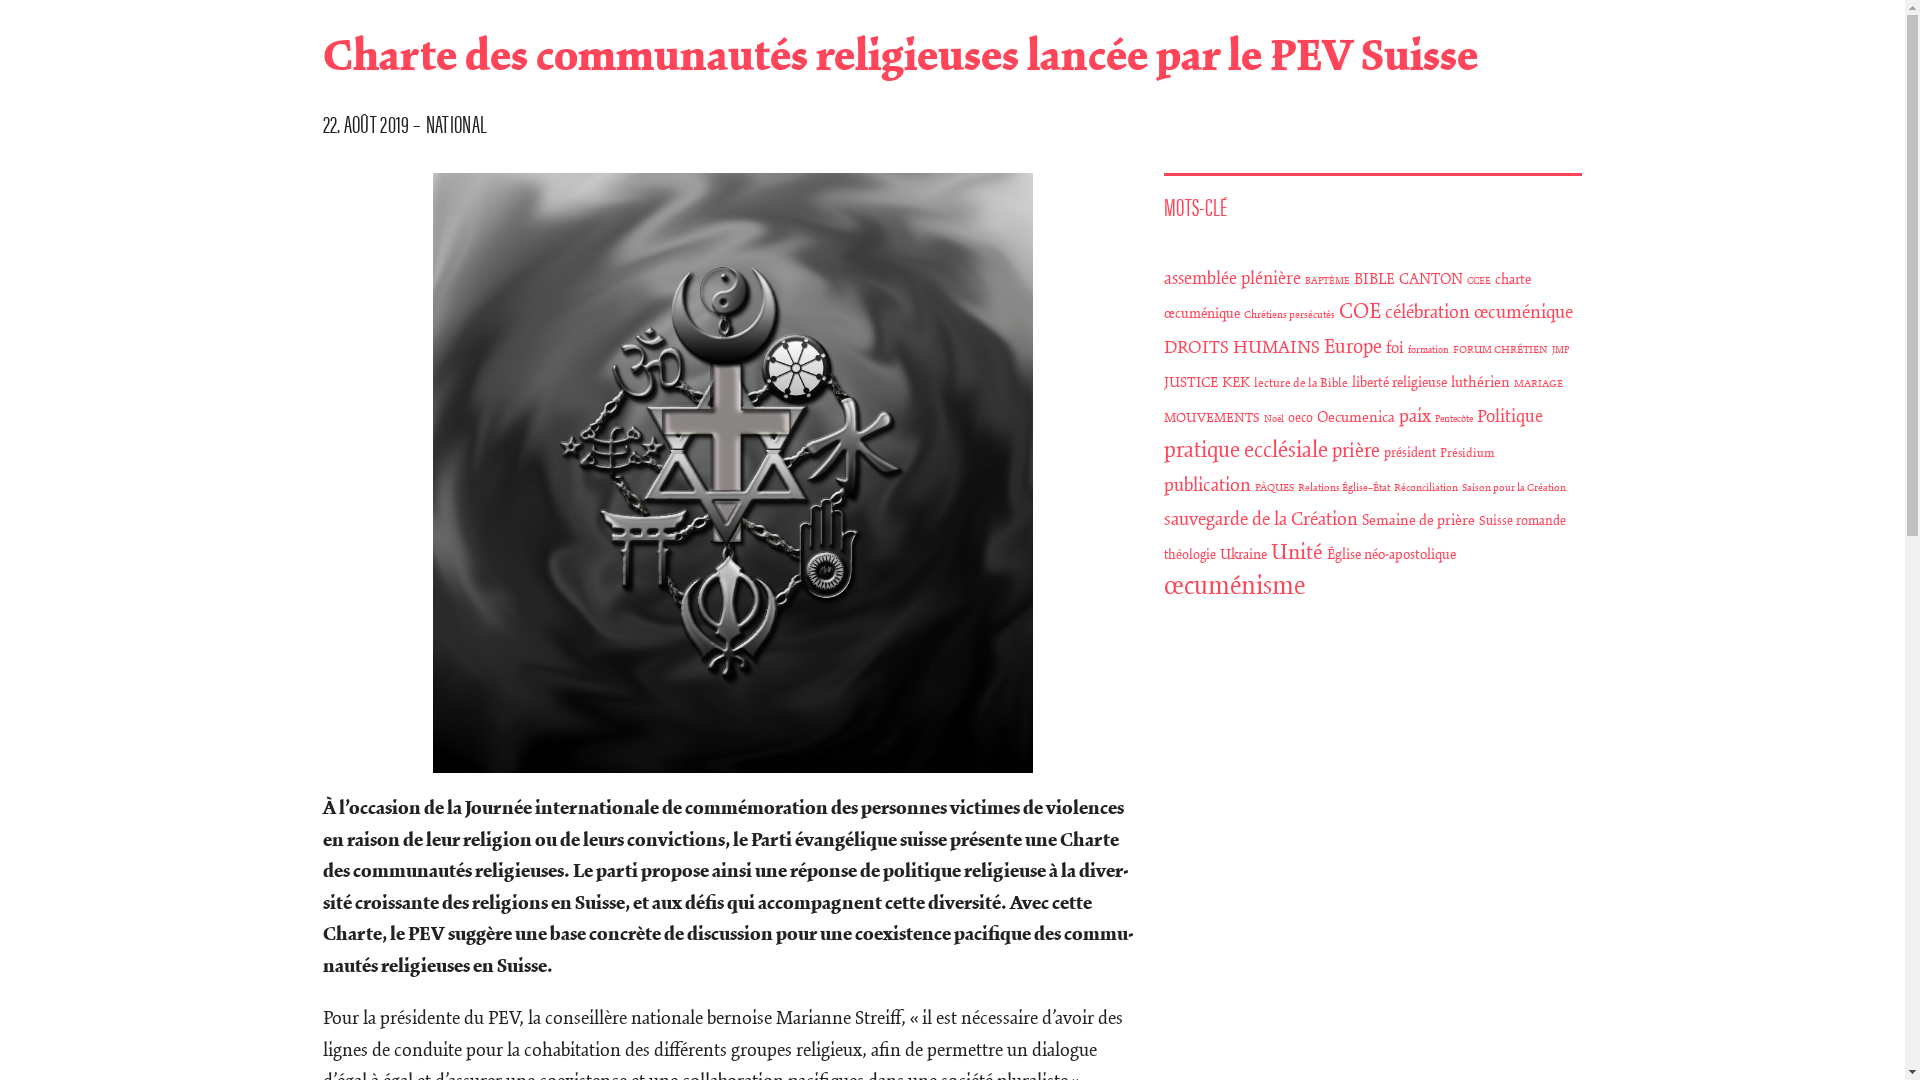 This screenshot has height=1080, width=1920. I want to click on 'KEK', so click(1221, 382).